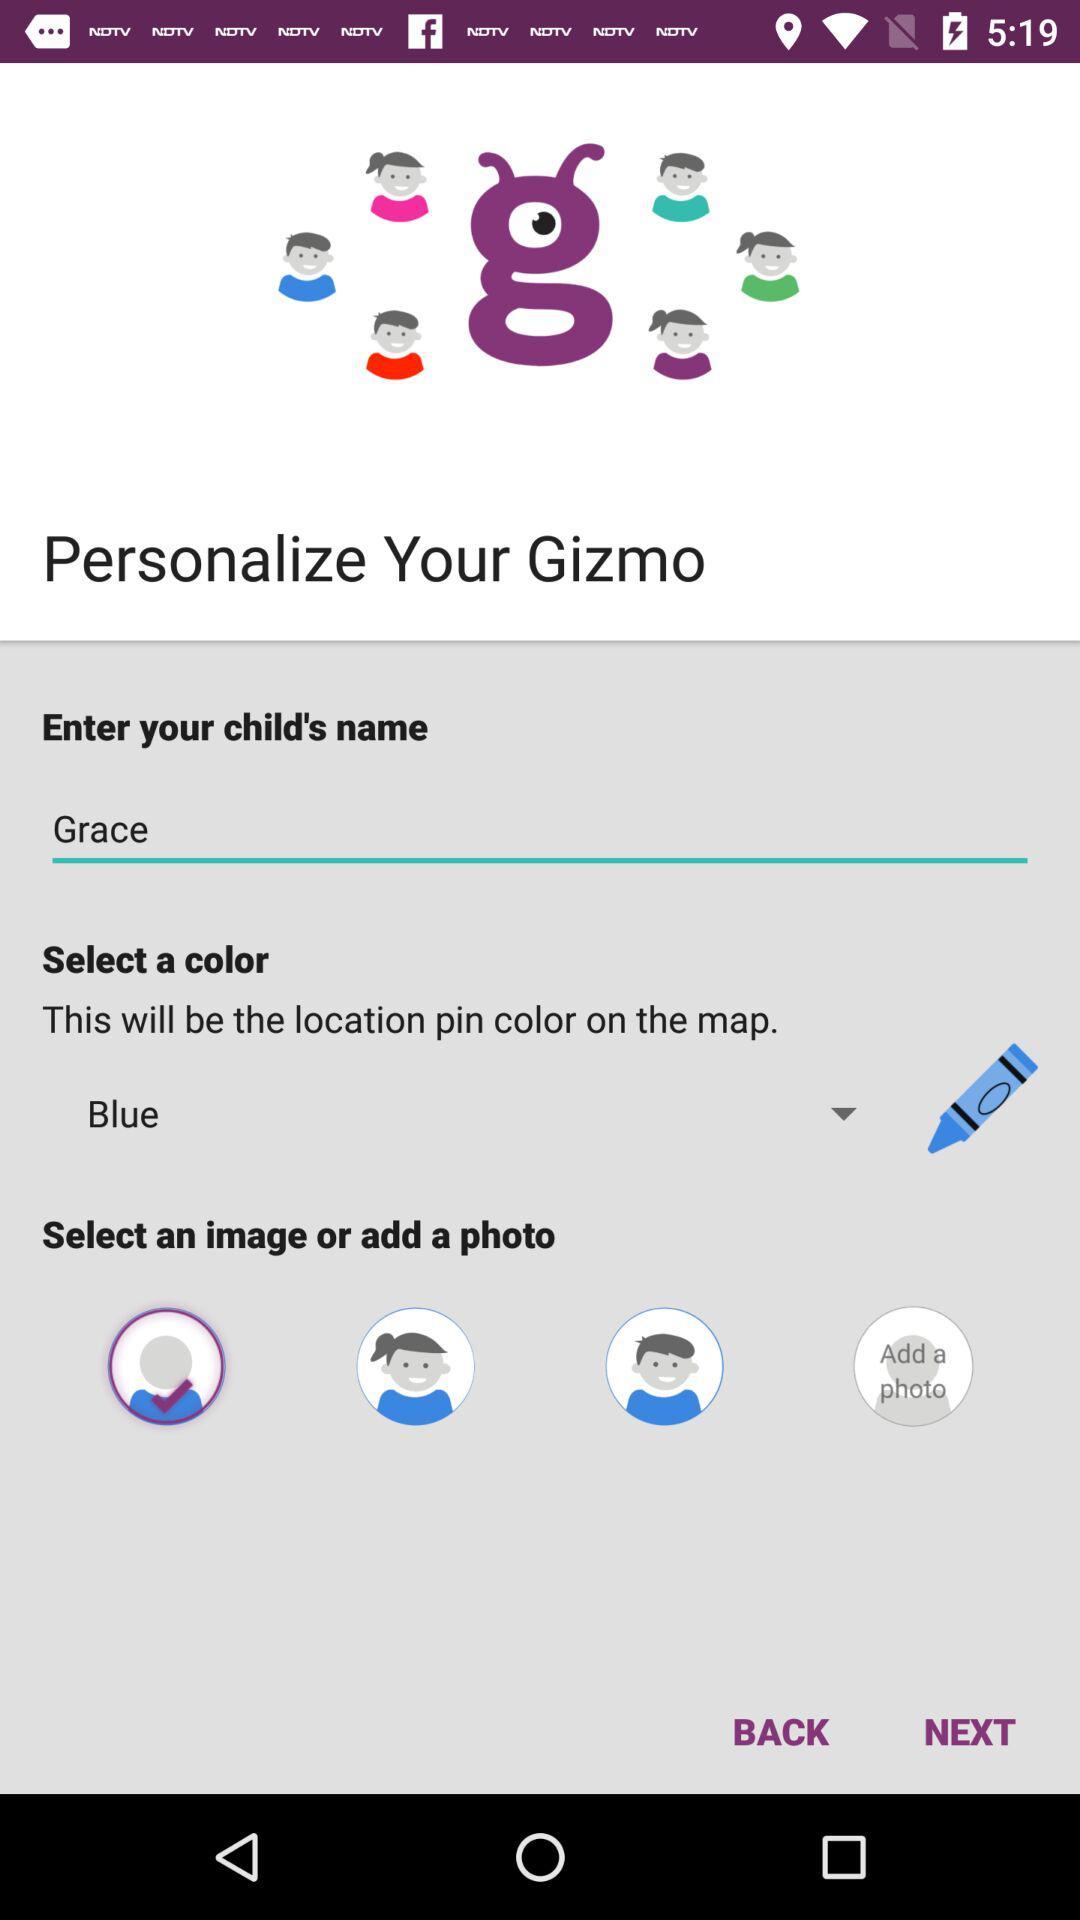 The width and height of the screenshot is (1080, 1920). I want to click on photo for female, so click(414, 1365).